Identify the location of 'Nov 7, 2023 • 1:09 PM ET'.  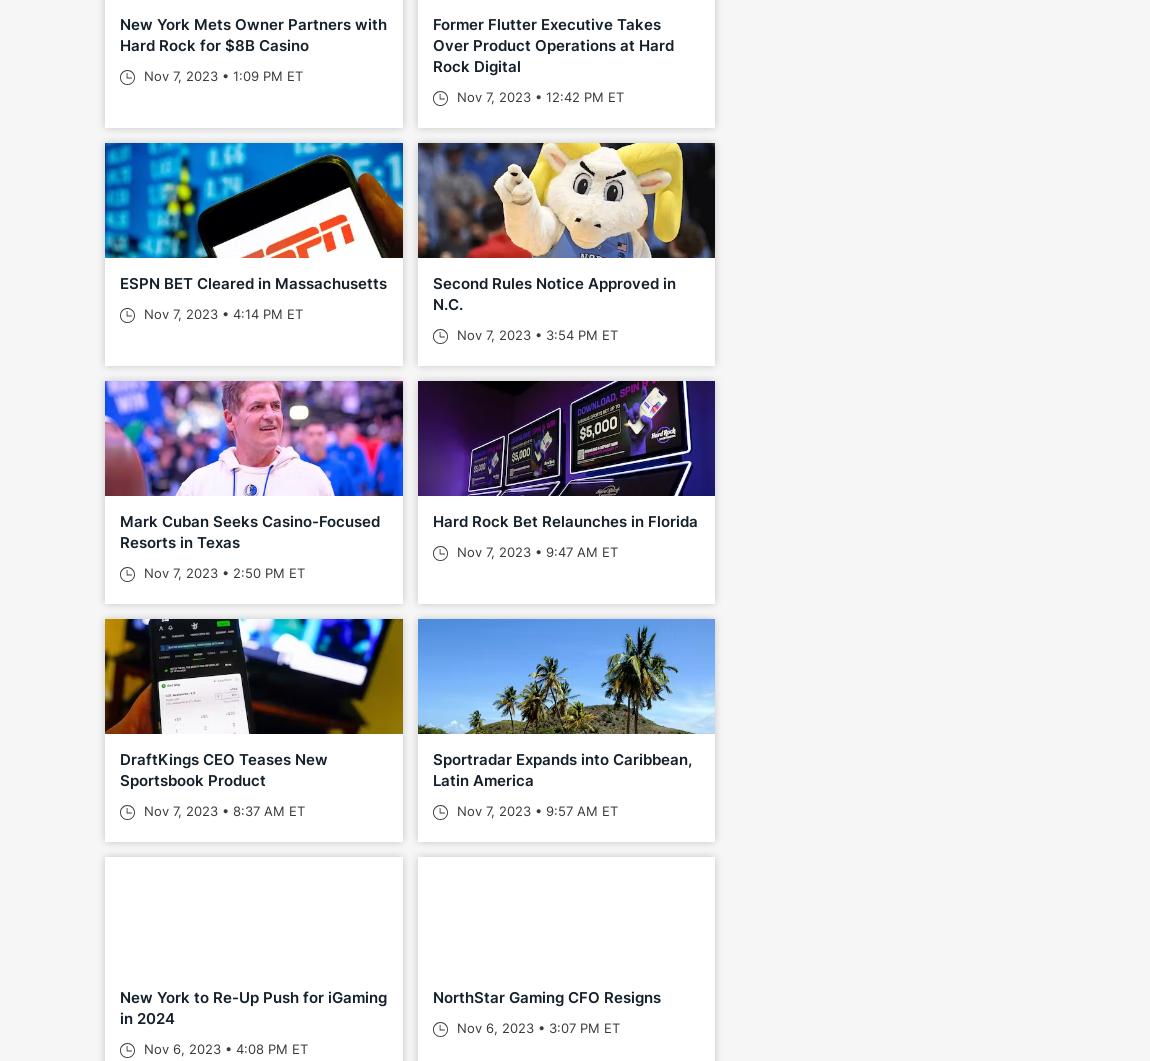
(220, 75).